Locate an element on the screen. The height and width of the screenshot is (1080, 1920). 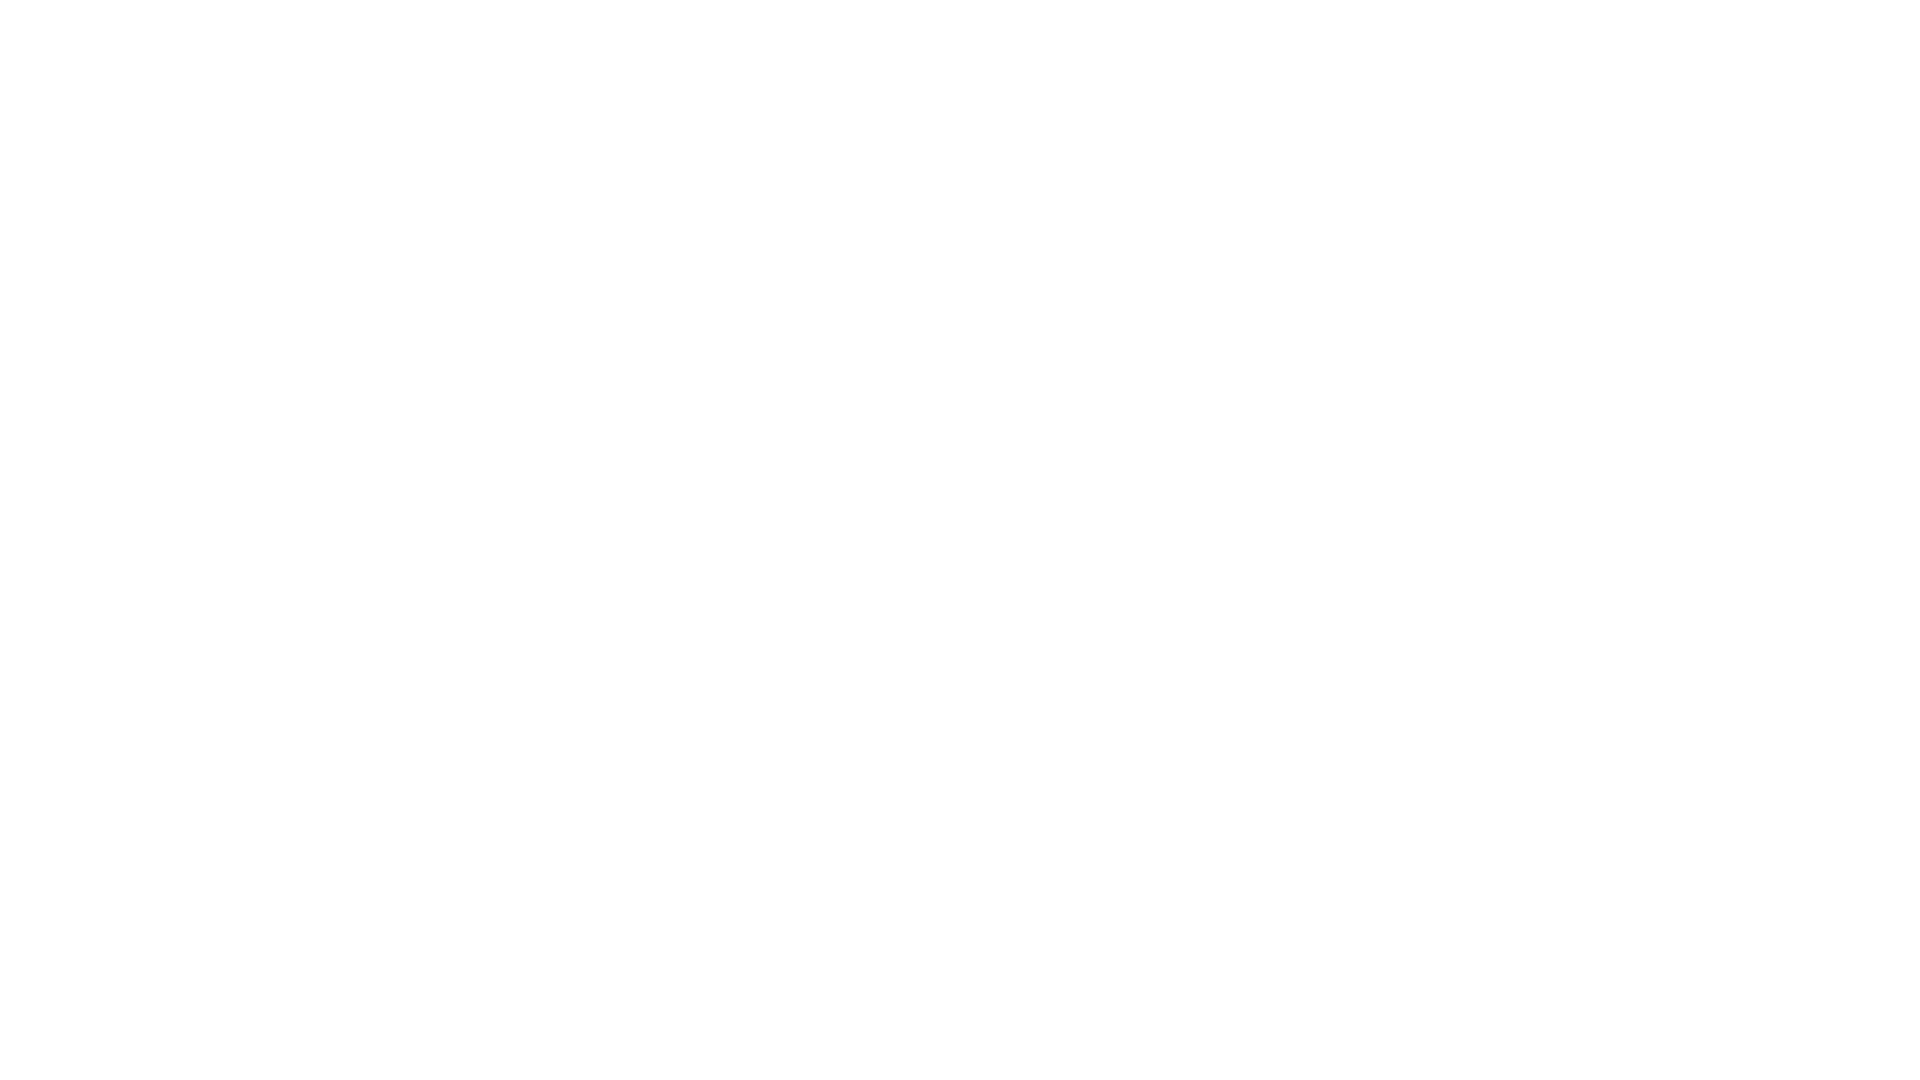
473 following is located at coordinates (1127, 168).